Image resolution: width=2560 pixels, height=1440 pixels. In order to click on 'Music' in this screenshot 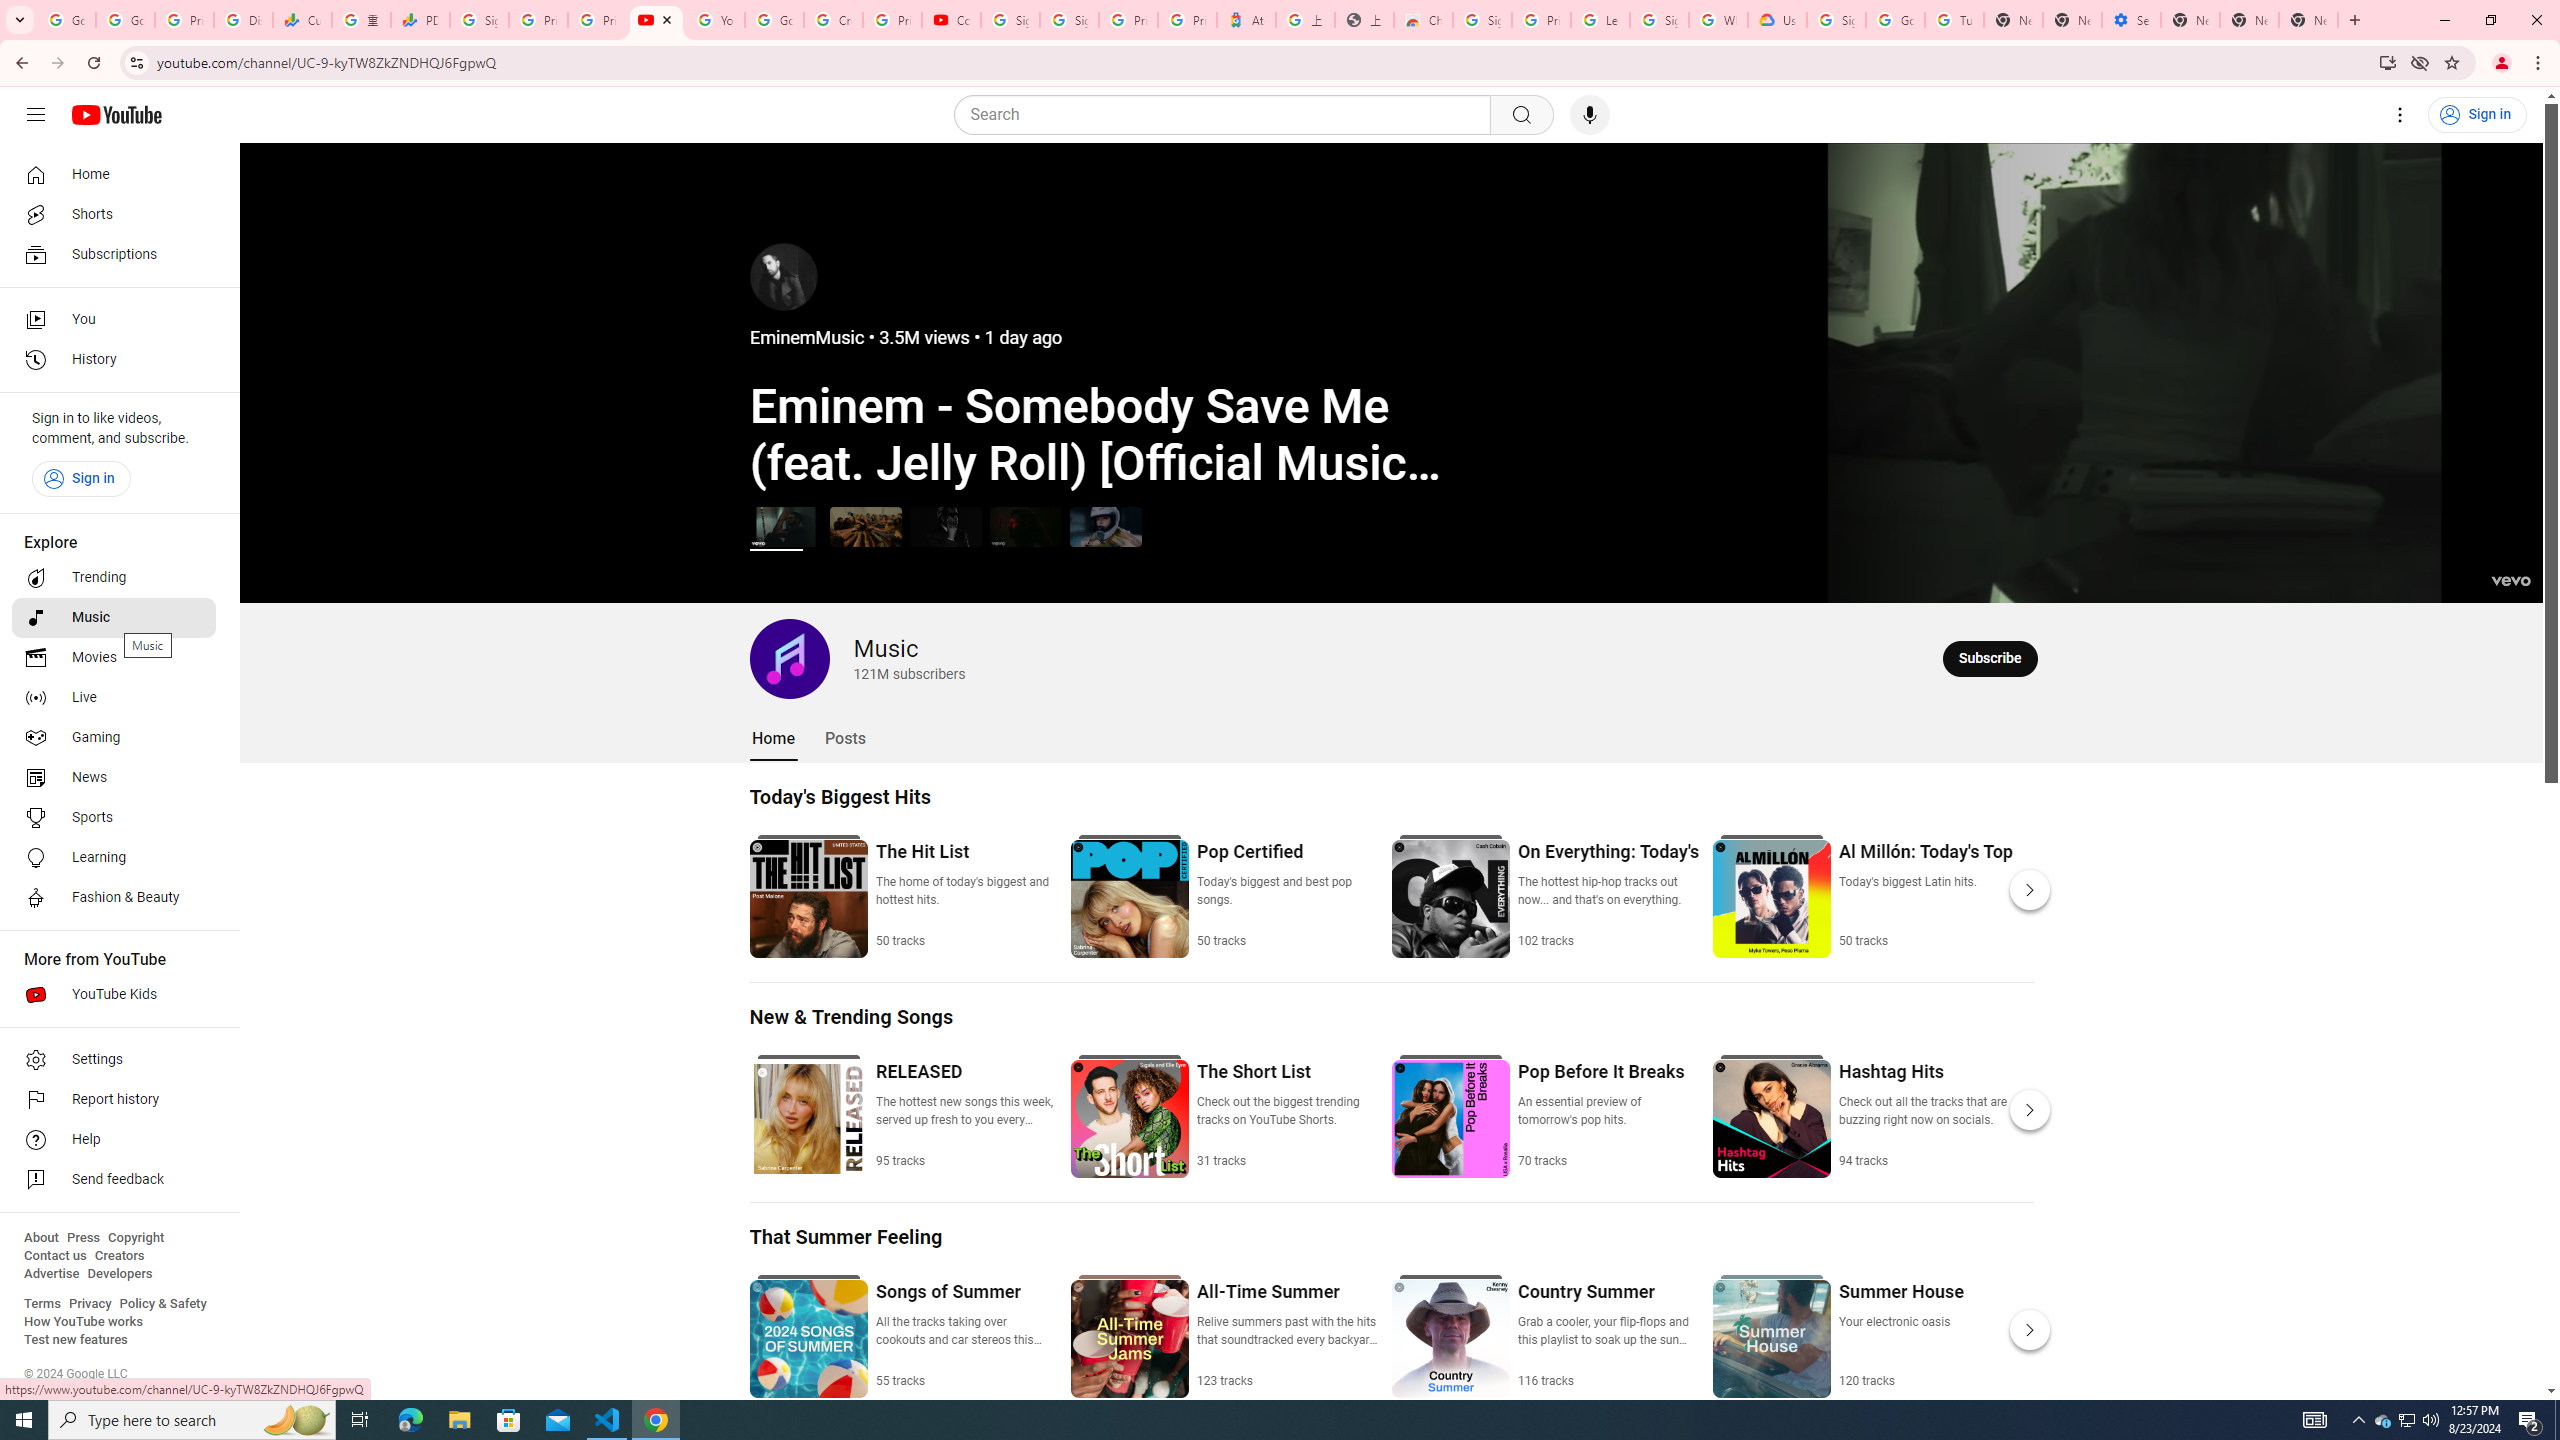, I will do `click(113, 616)`.